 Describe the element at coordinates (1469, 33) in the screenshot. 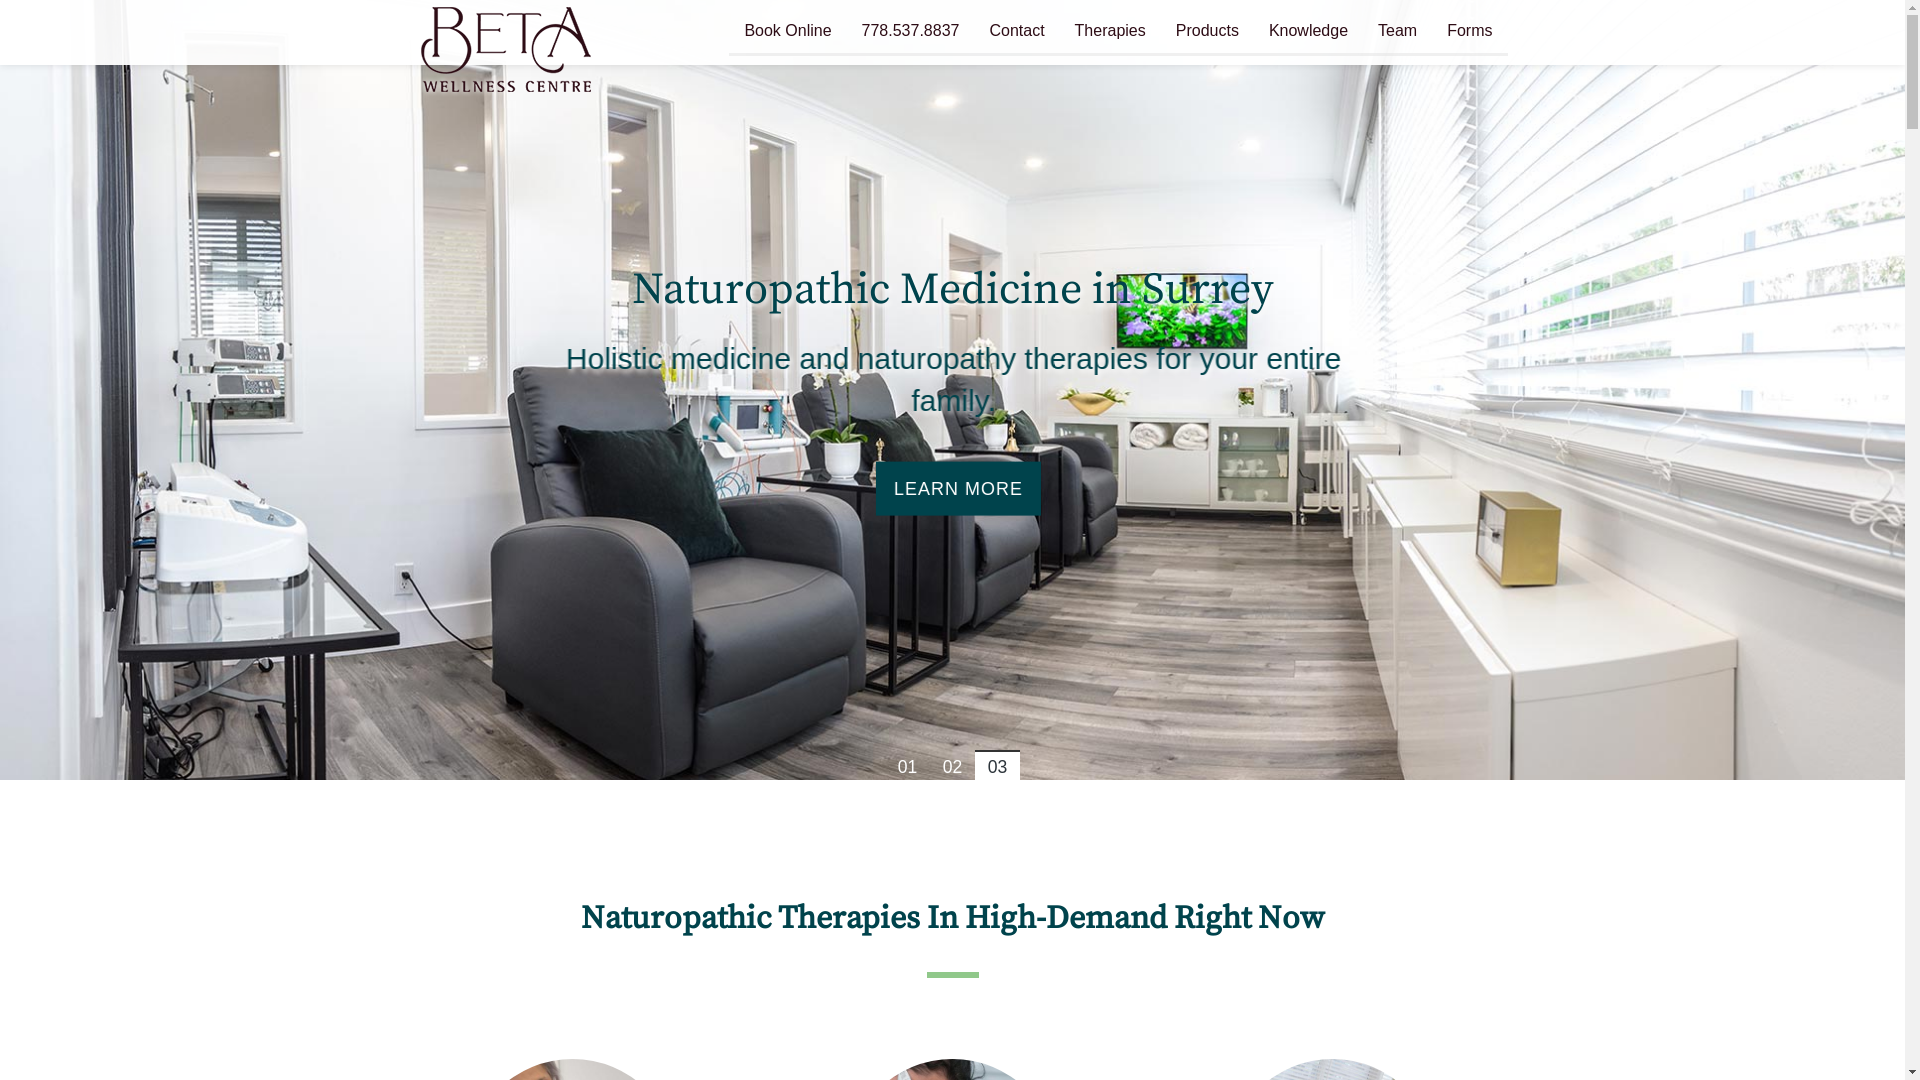

I see `'Forms'` at that location.